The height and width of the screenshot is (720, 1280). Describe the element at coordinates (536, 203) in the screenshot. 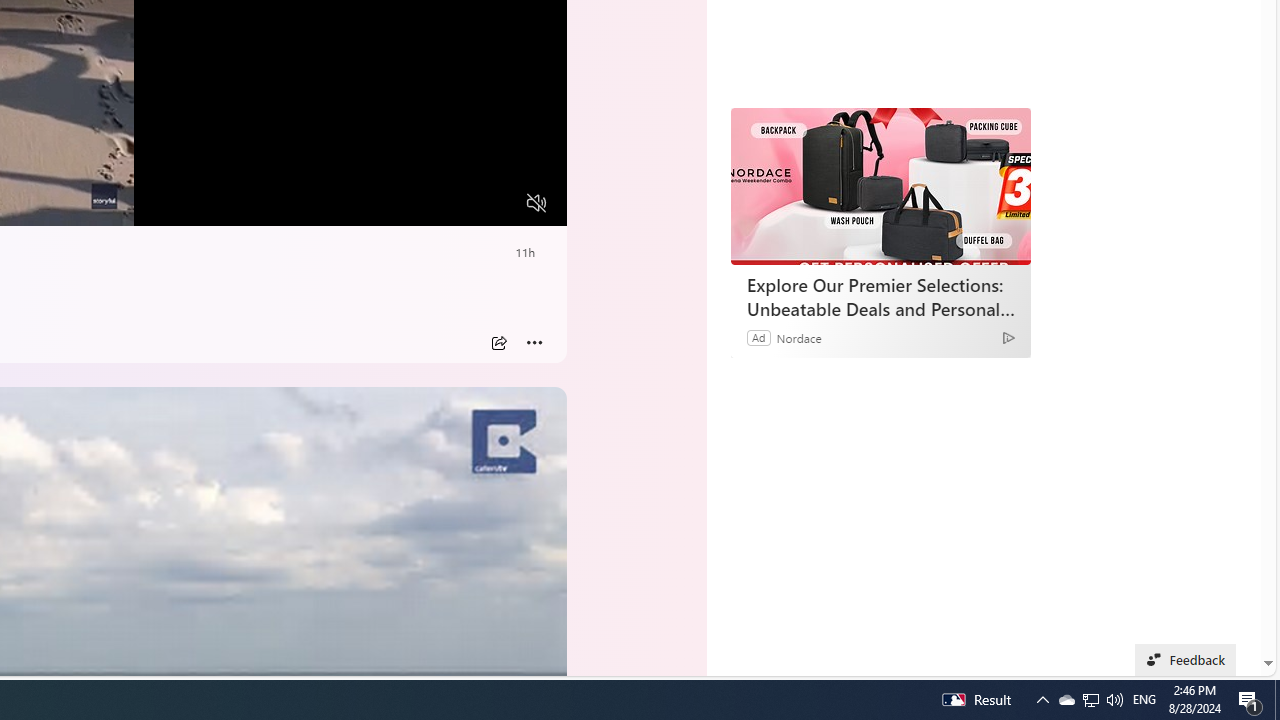

I see `'Unmute'` at that location.